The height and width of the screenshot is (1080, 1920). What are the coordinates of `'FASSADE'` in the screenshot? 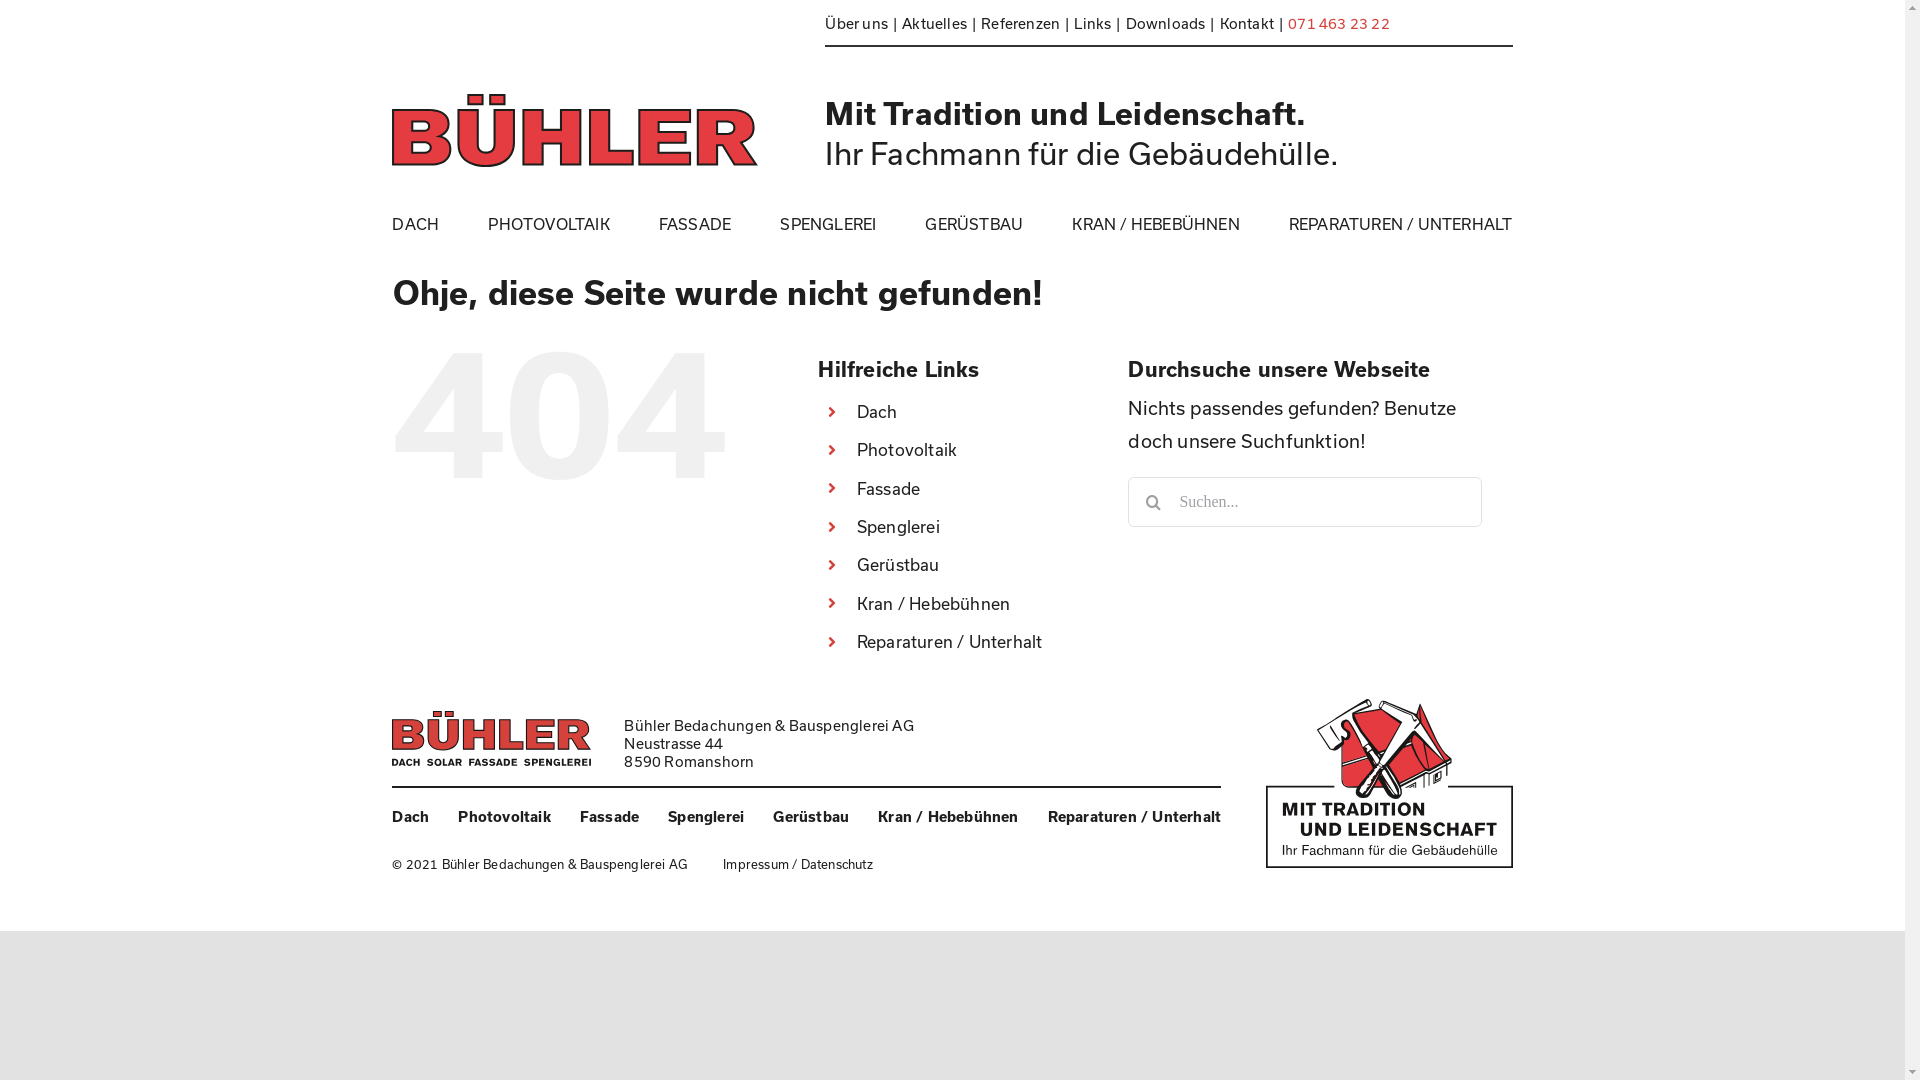 It's located at (695, 223).